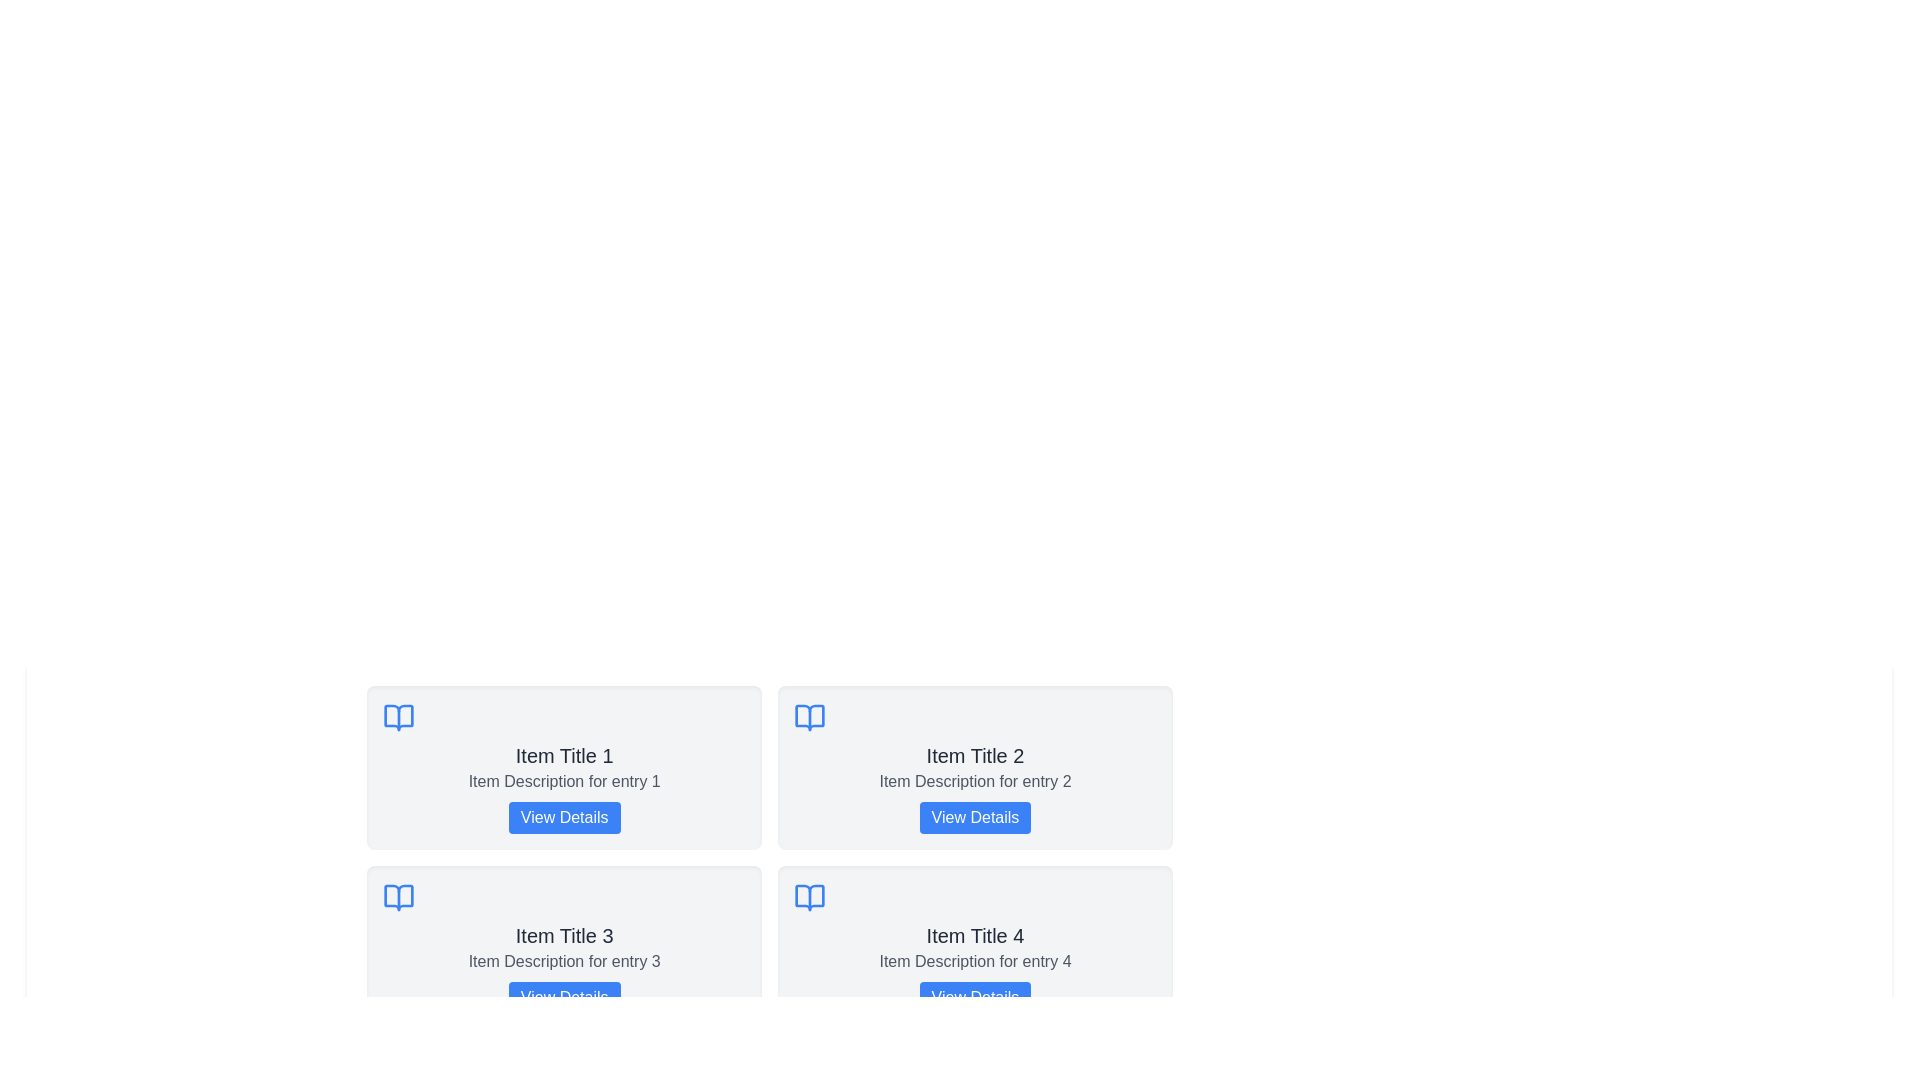  What do you see at coordinates (563, 960) in the screenshot?
I see `the Text Label that displays the description for 'Item Title 3', located above the 'View Details' button in the third card of the grid layout` at bounding box center [563, 960].